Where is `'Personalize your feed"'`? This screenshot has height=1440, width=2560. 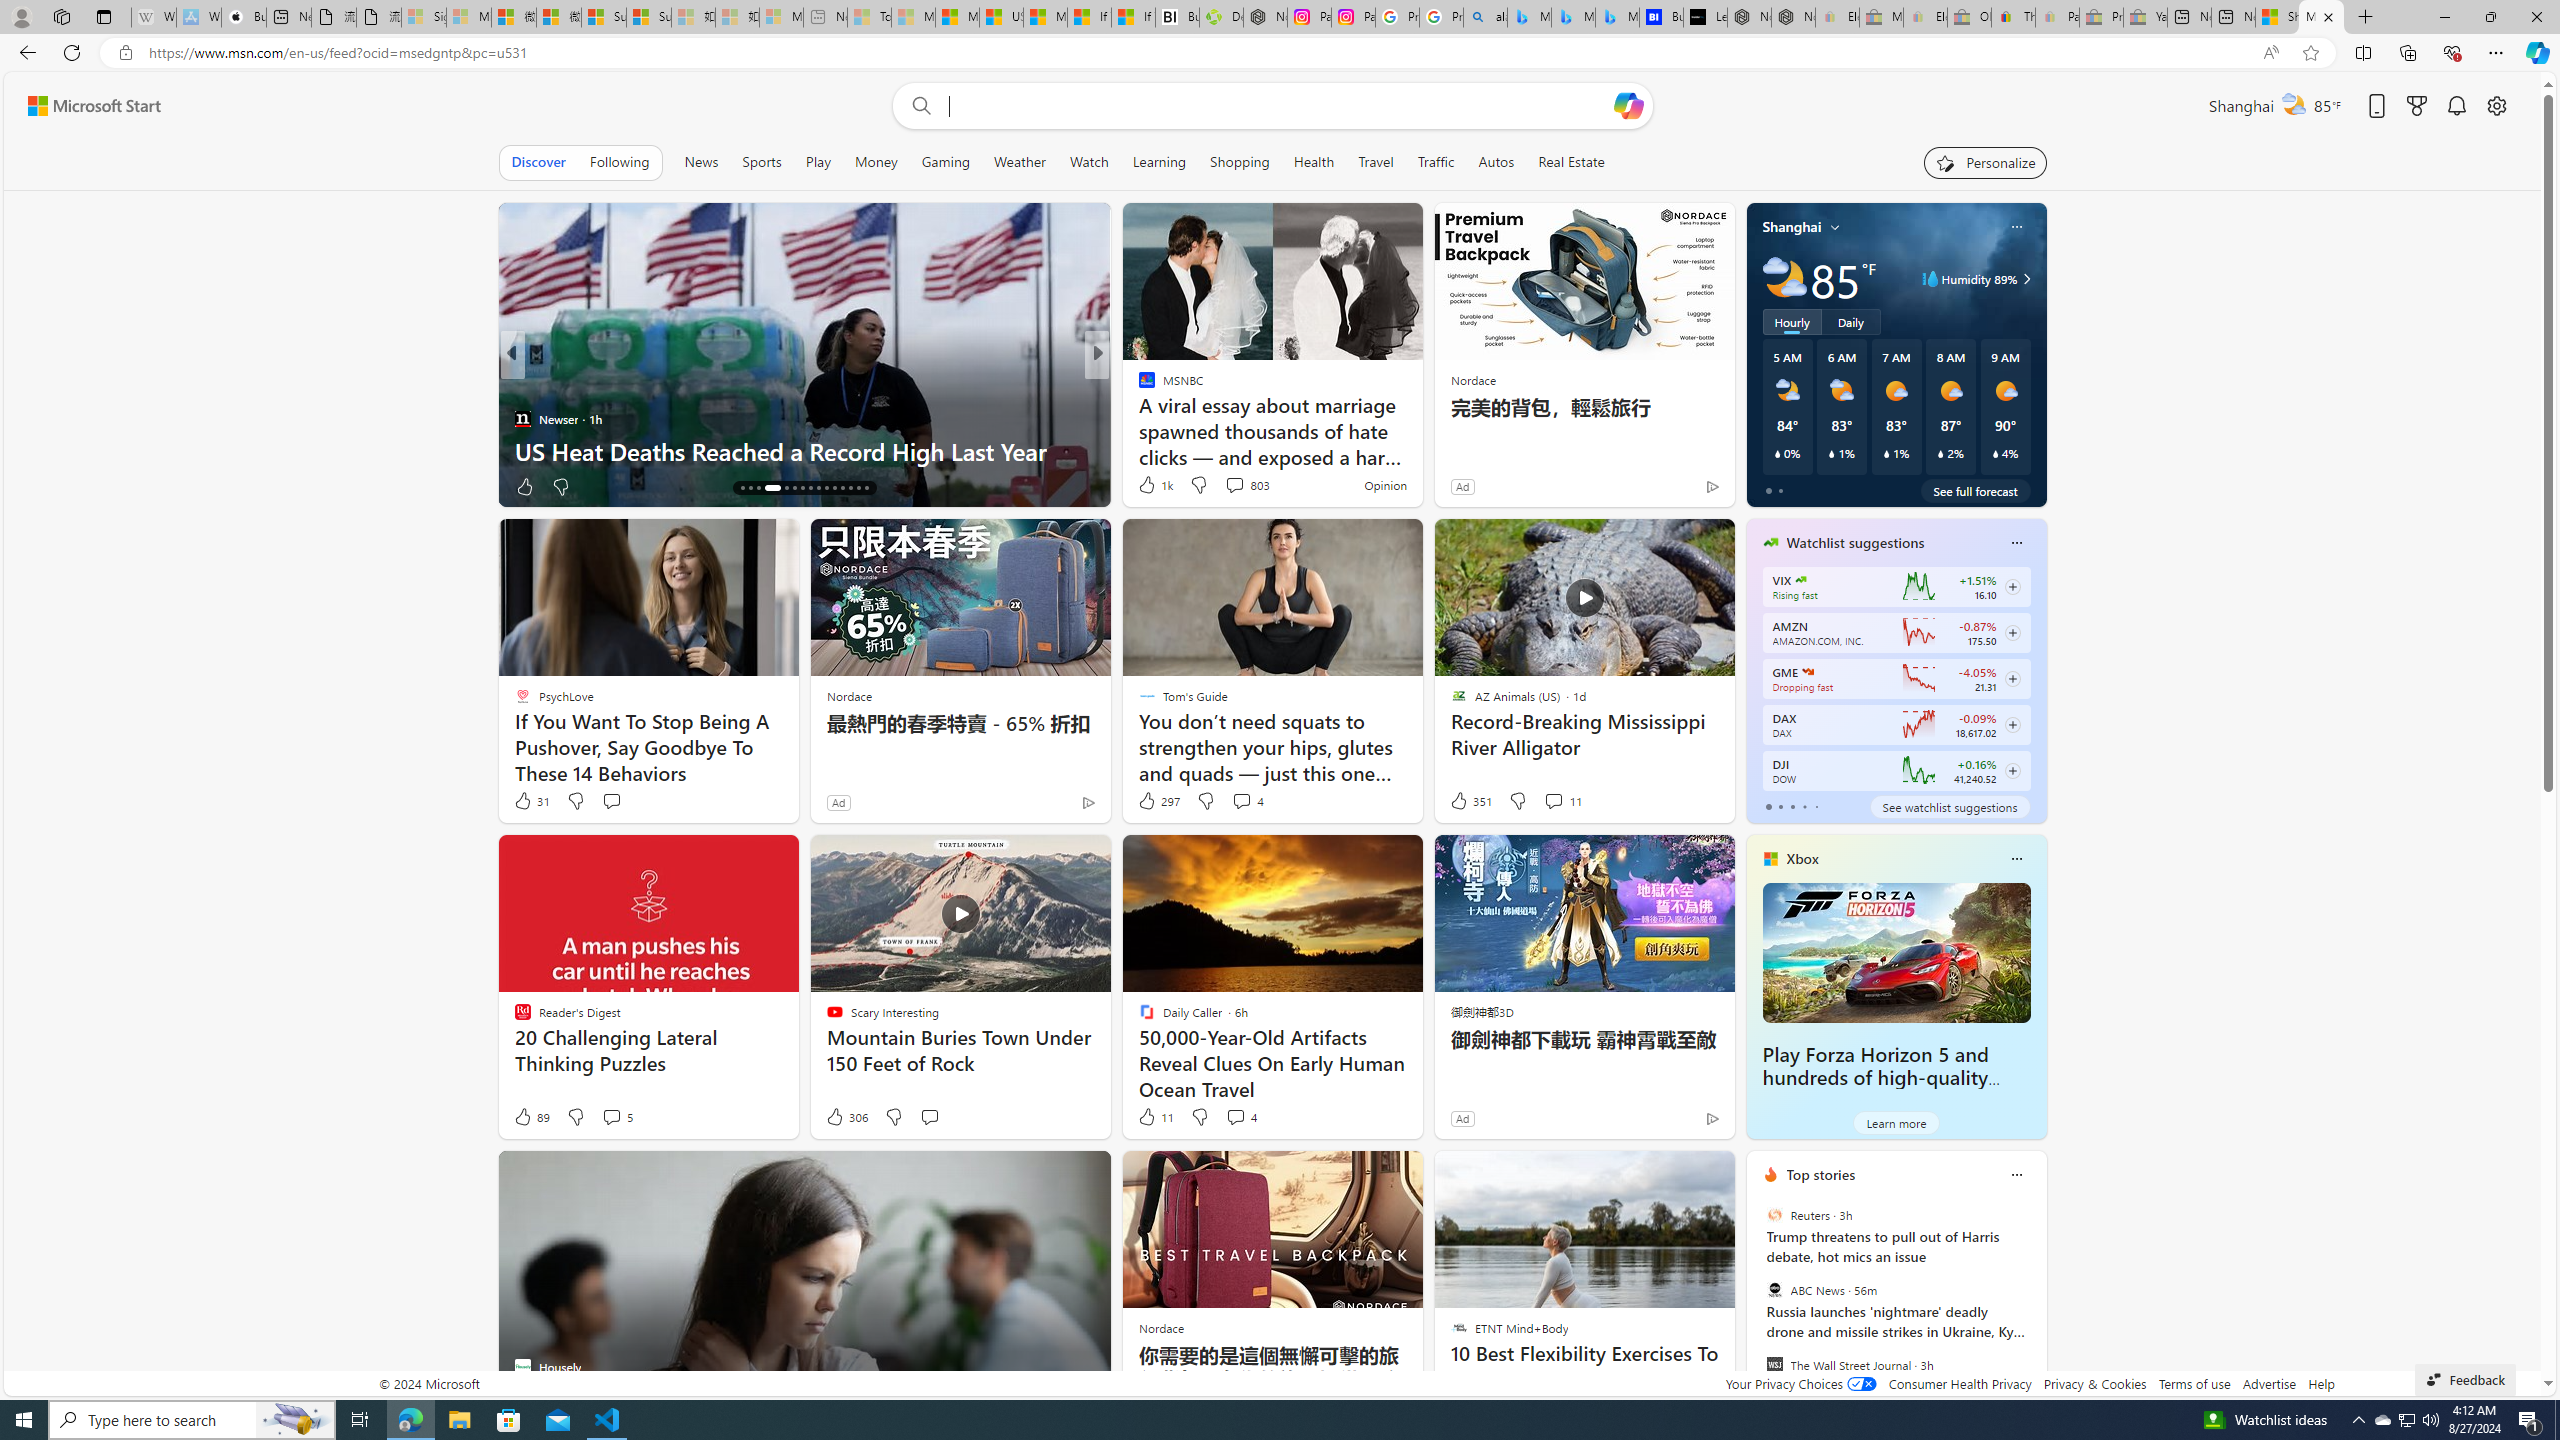 'Personalize your feed"' is located at coordinates (1985, 161).